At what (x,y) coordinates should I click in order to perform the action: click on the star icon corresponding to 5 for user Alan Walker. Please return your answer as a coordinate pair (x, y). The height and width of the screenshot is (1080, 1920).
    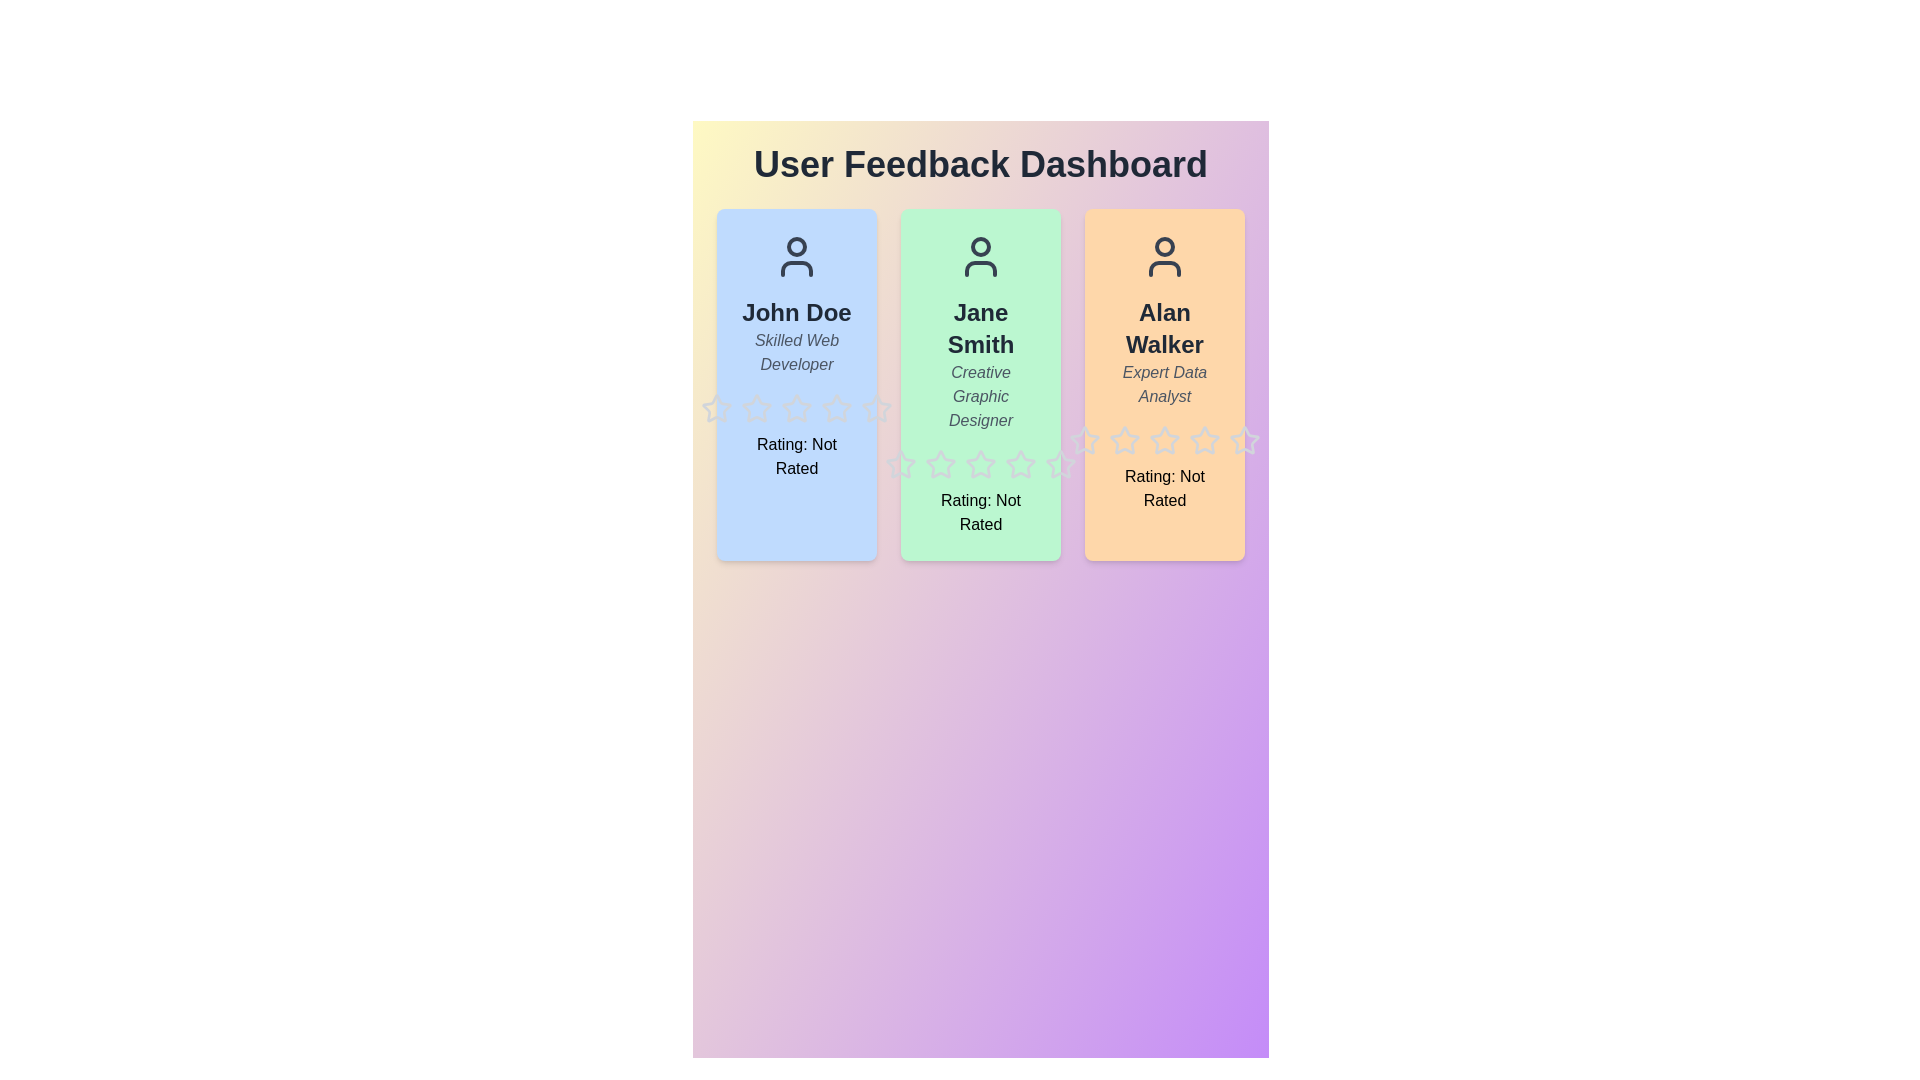
    Looking at the image, I should click on (1227, 423).